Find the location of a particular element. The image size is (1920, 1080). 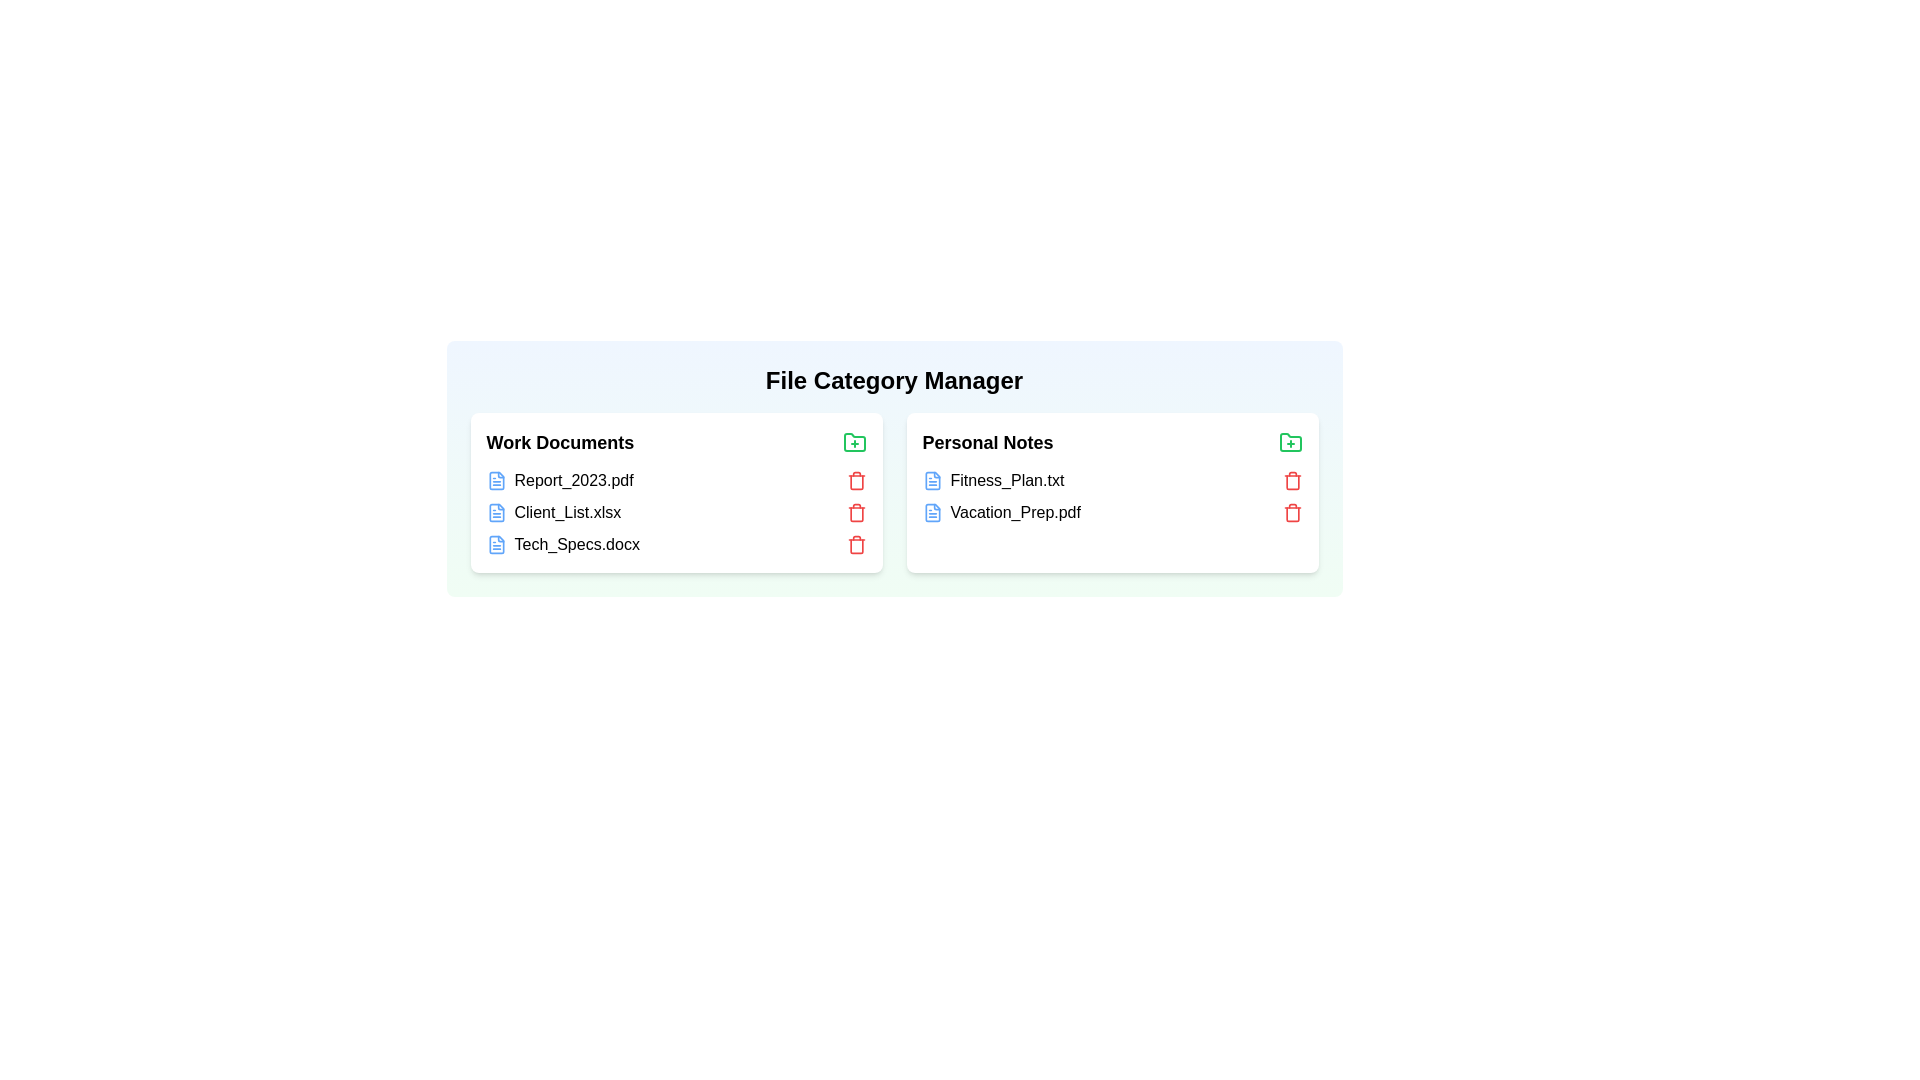

'Add File' button for the category 'Work Documents' is located at coordinates (854, 442).